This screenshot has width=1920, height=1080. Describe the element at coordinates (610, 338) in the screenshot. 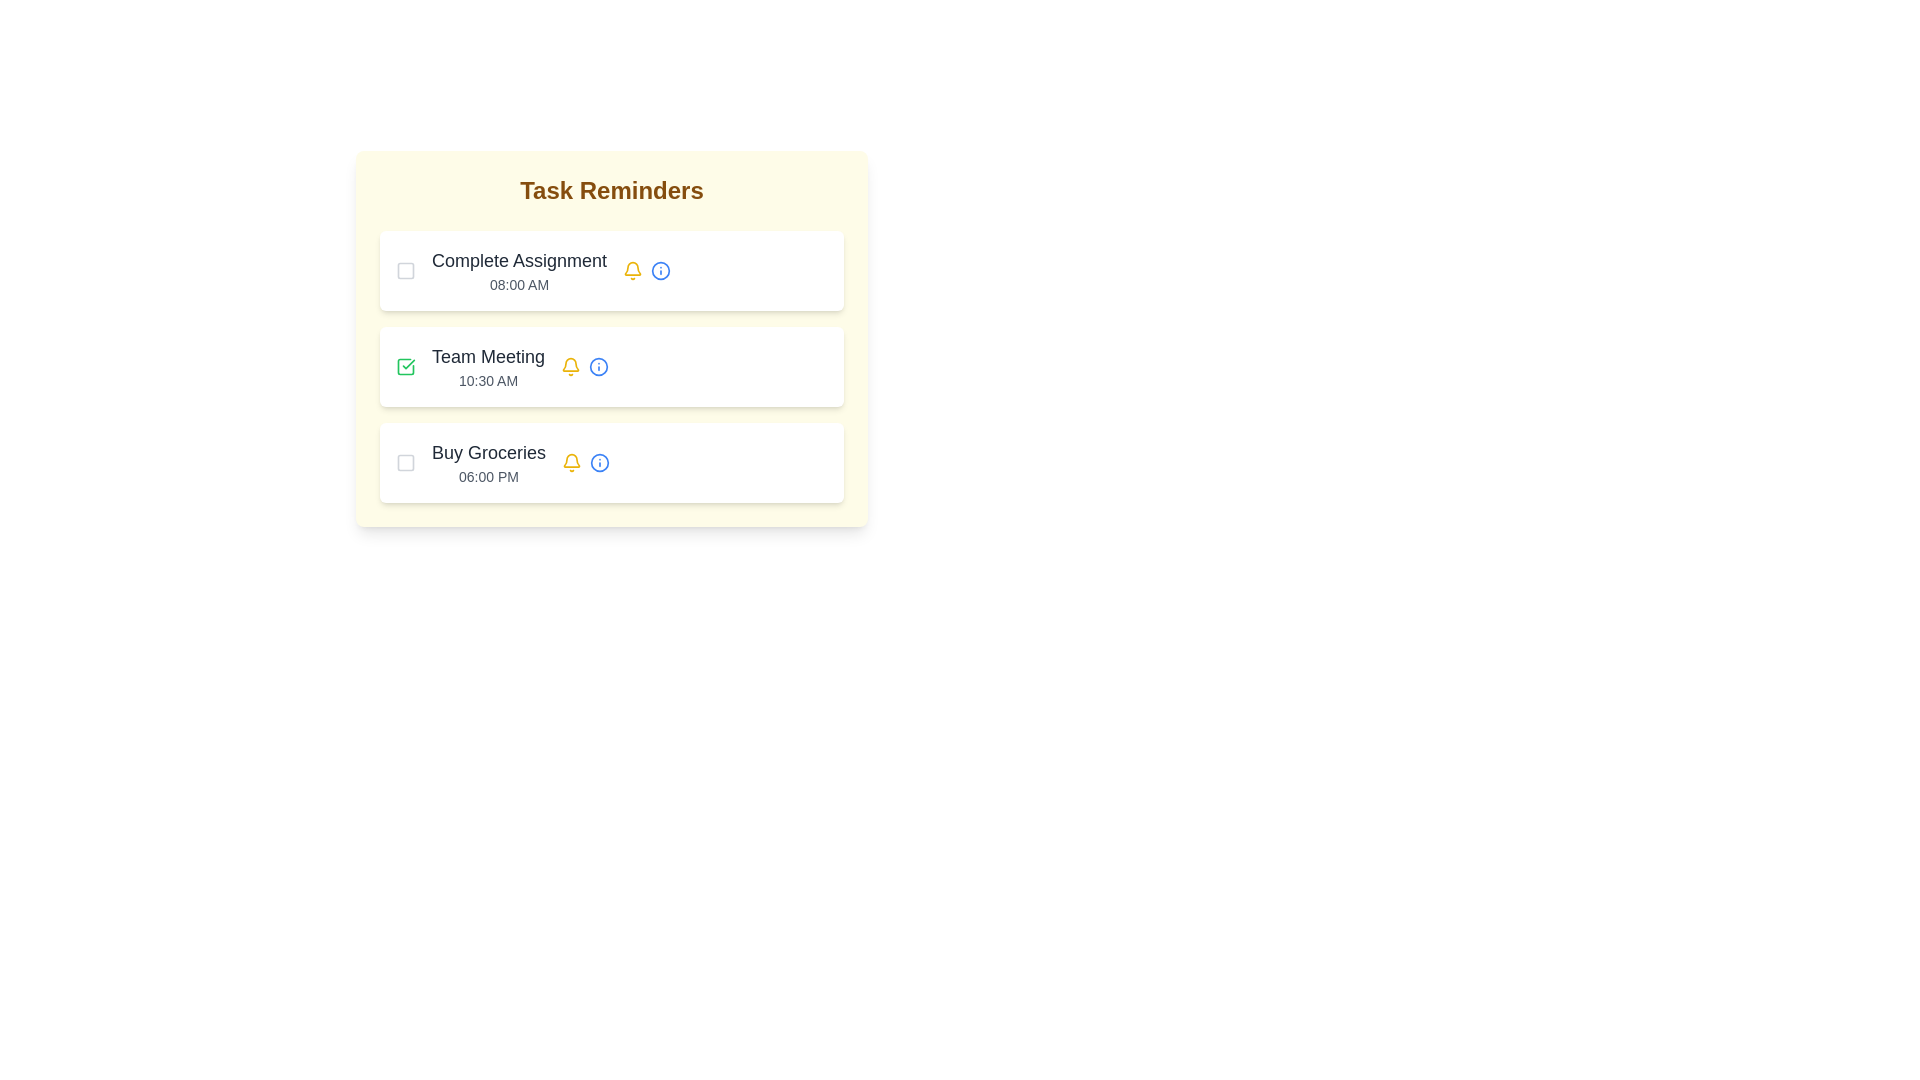

I see `the second task entry labeled 'Team Meeting'` at that location.